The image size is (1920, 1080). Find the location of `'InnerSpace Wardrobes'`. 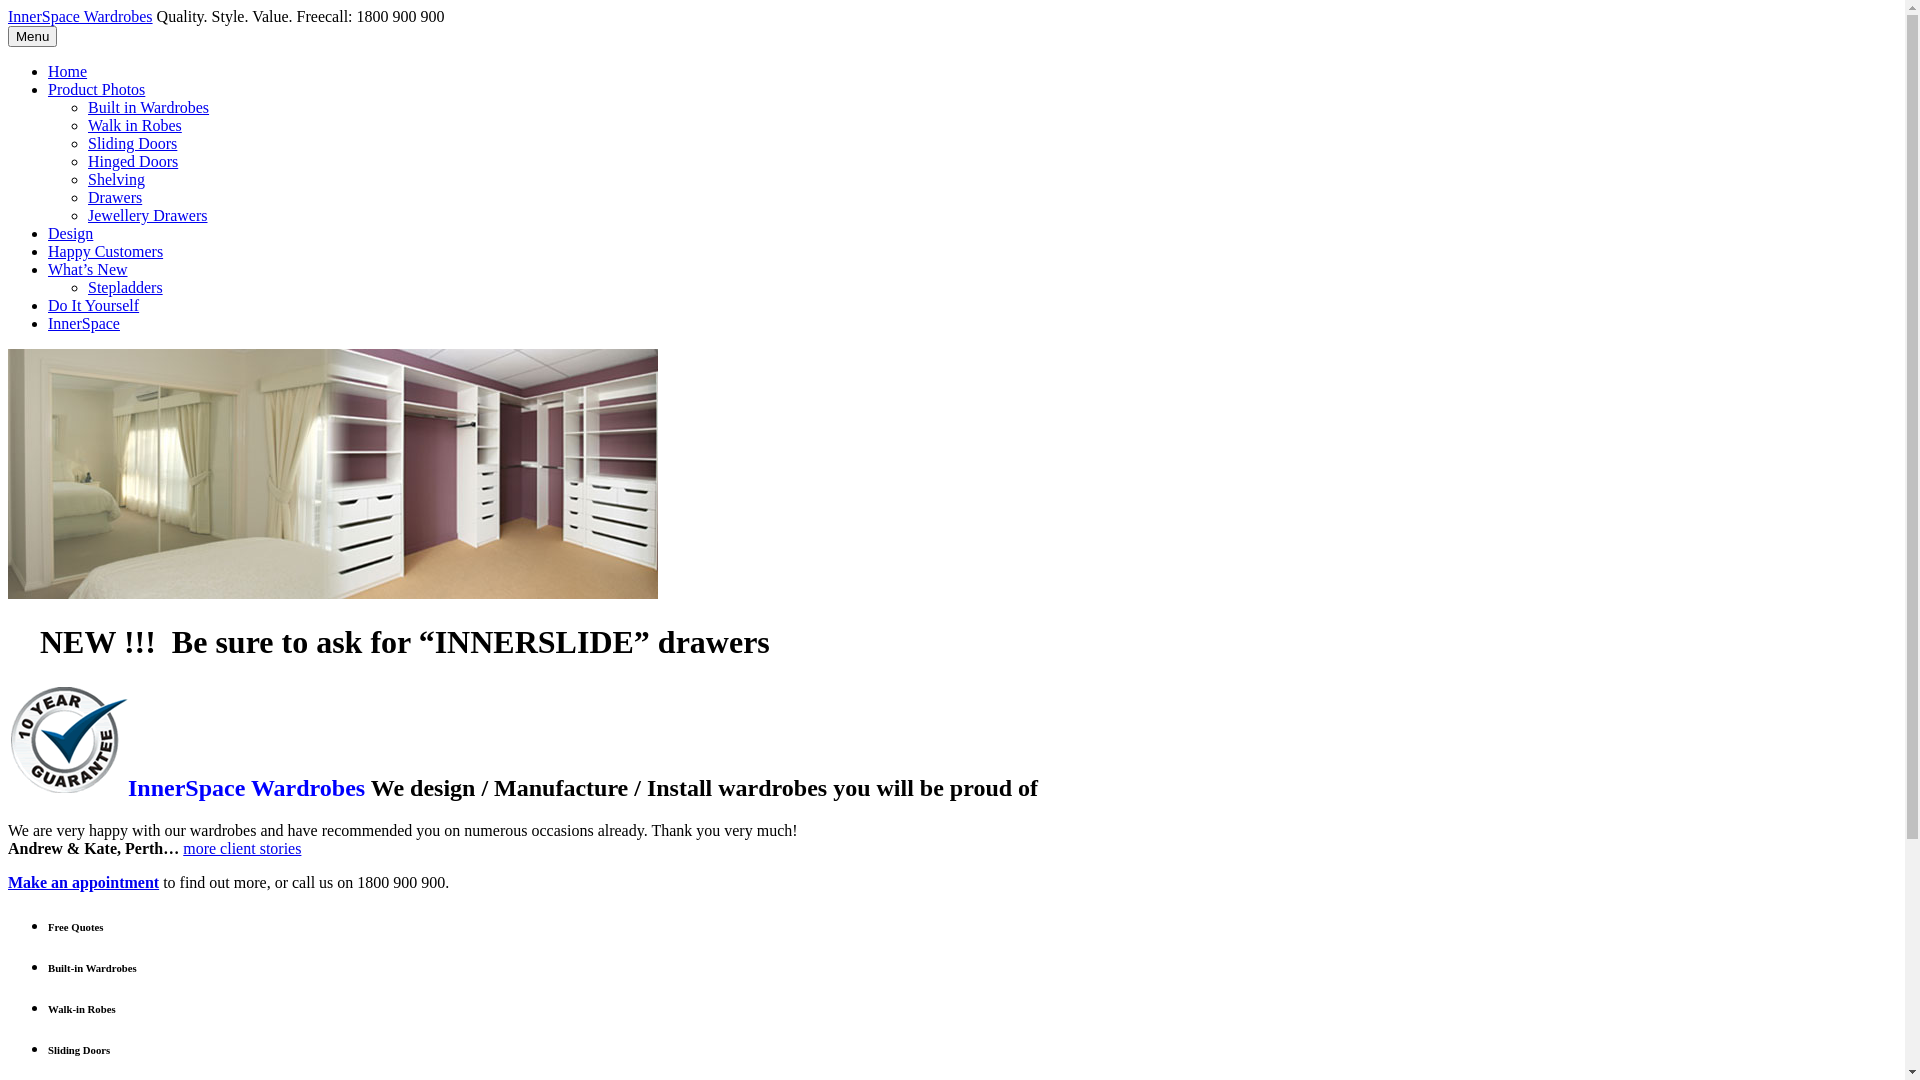

'InnerSpace Wardrobes' is located at coordinates (80, 16).